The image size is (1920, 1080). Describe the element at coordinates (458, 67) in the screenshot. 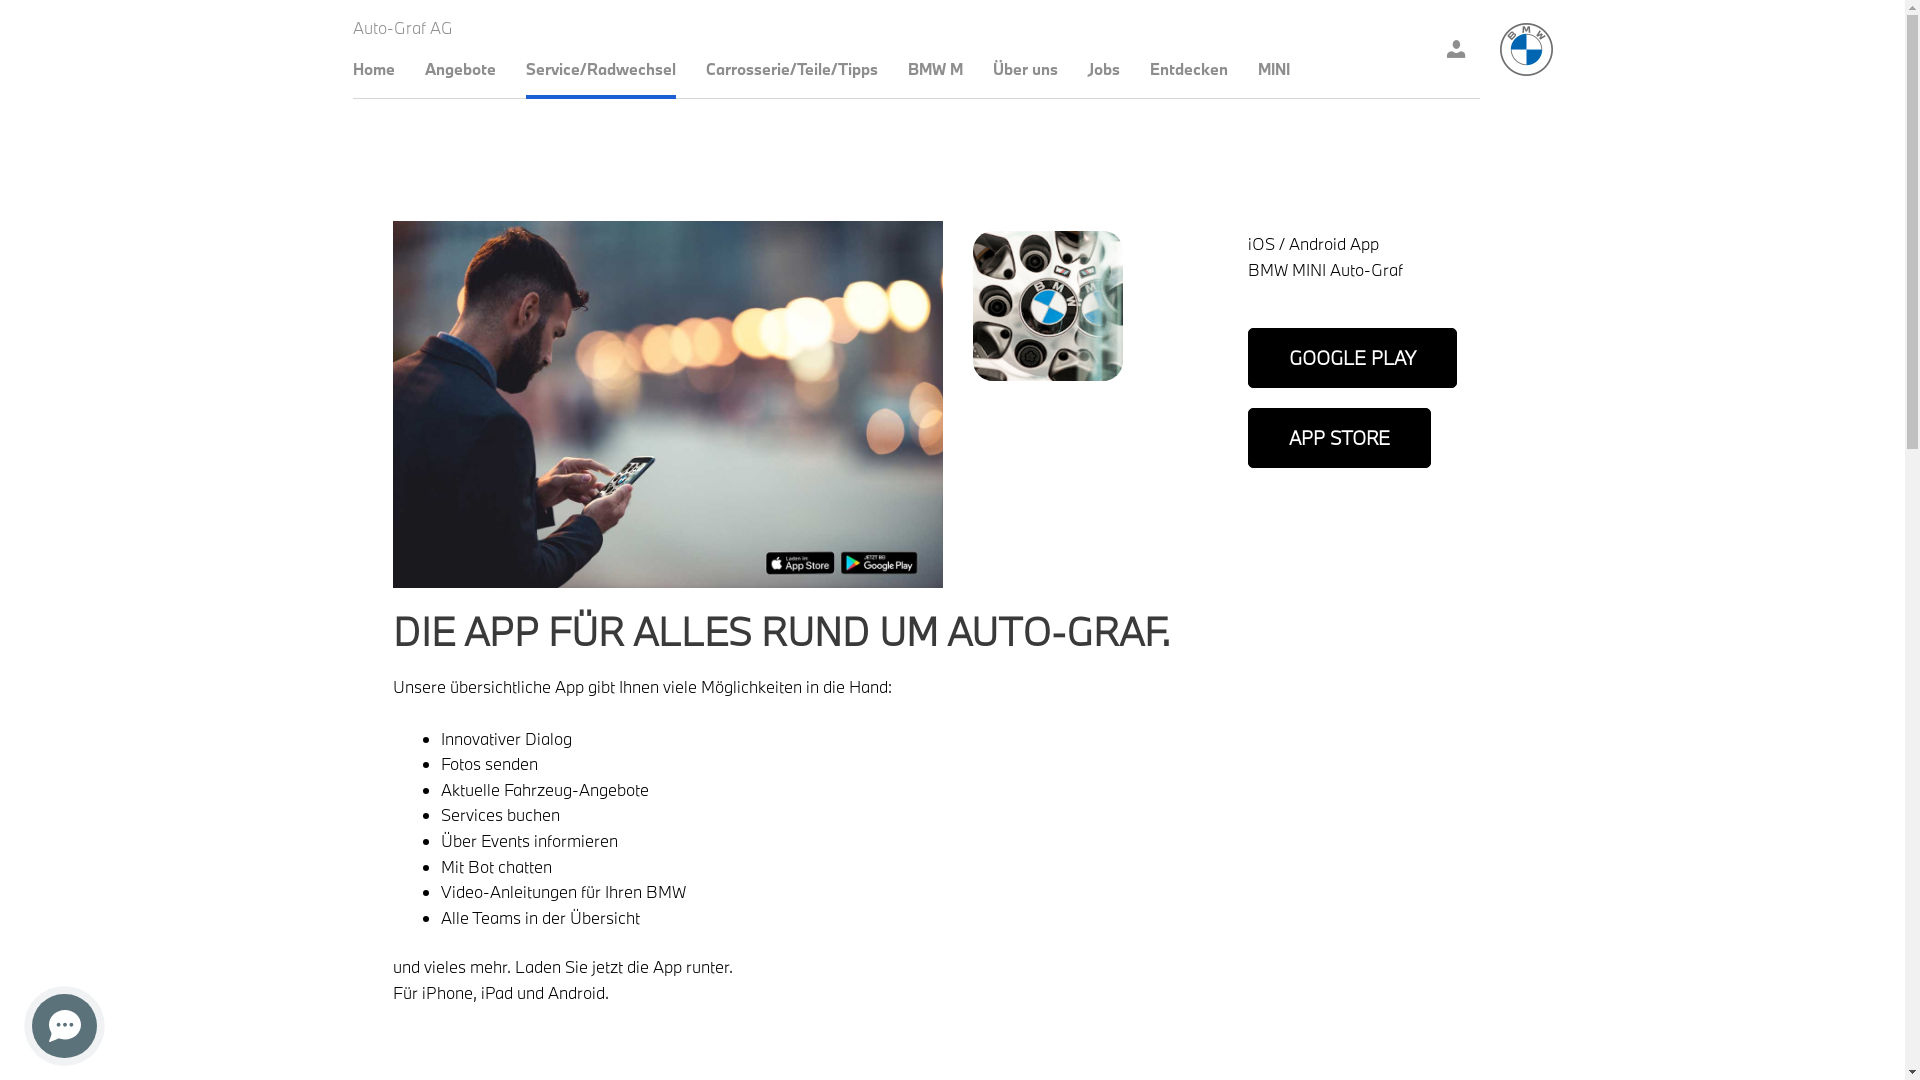

I see `'Angebote'` at that location.